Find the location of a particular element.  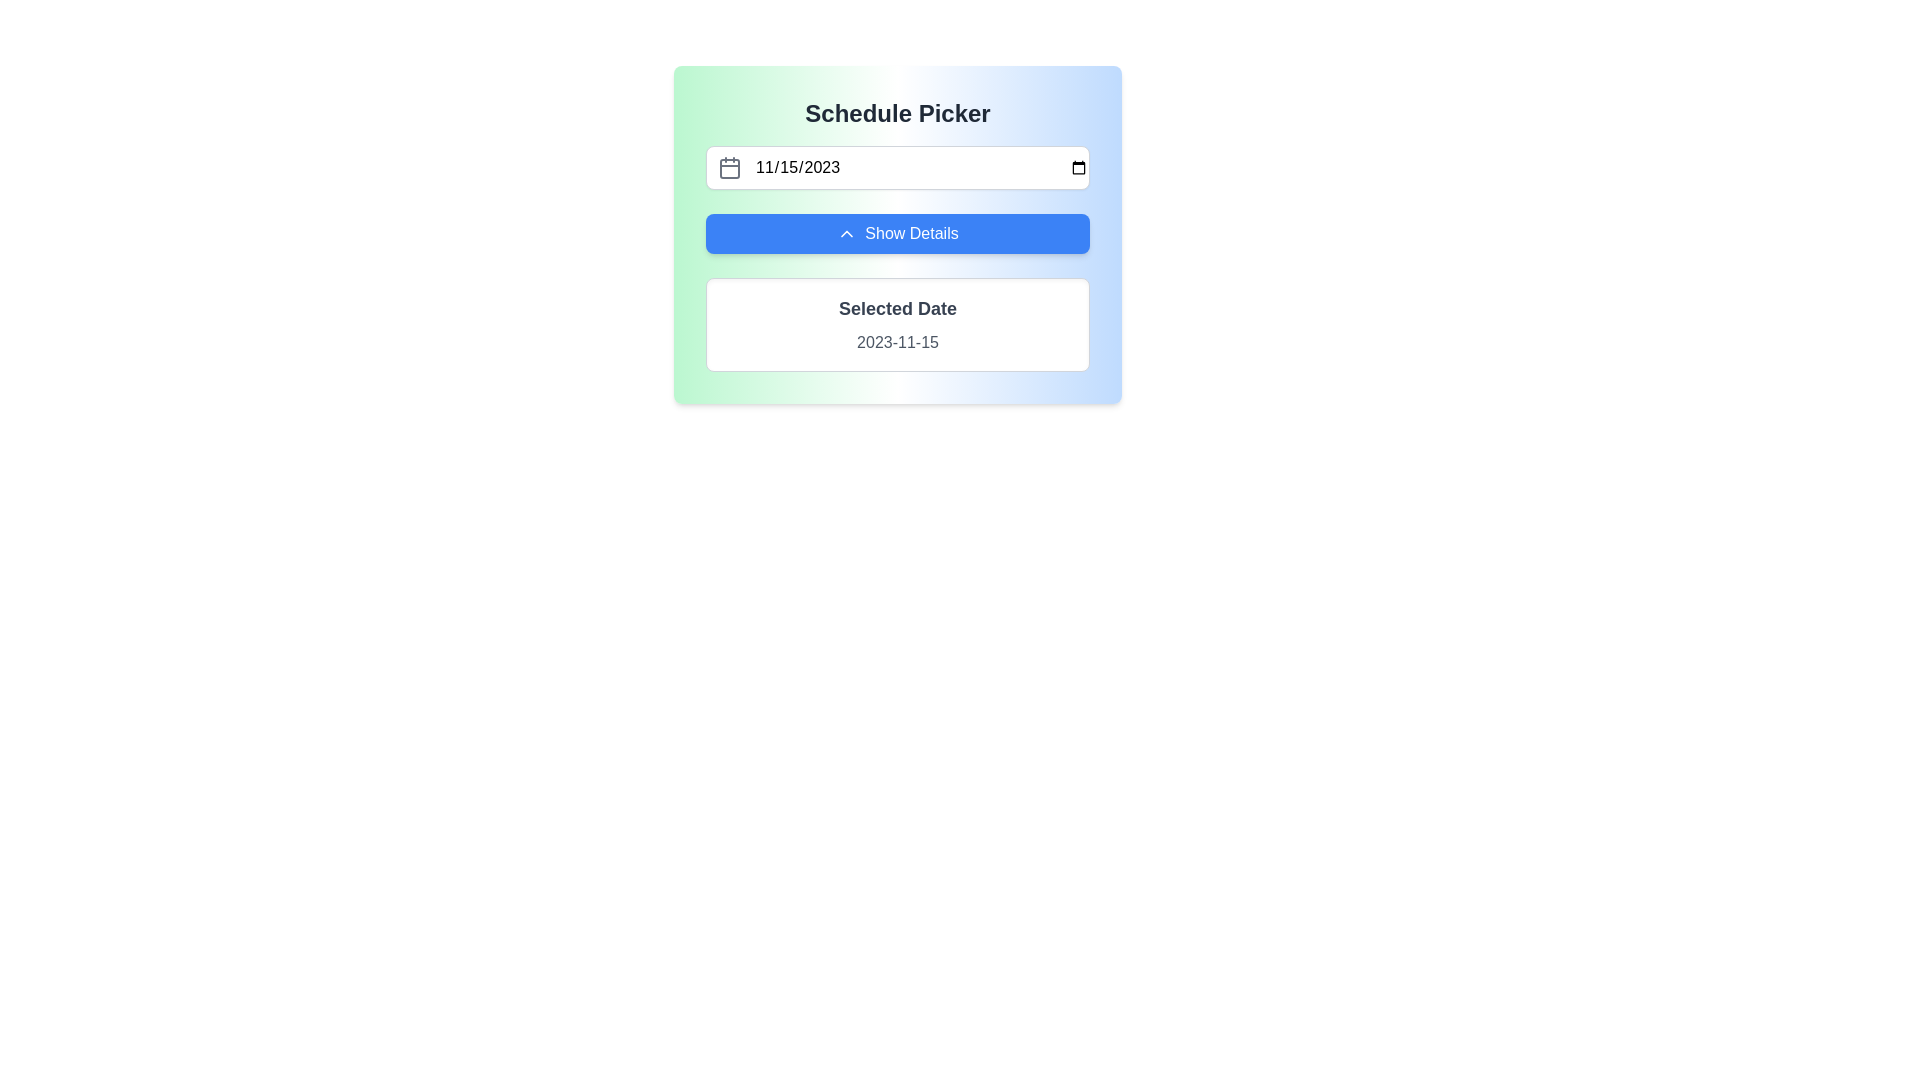

the text element displaying the date '2023-11-15', which is centered below the label 'Selected Date' in a white box is located at coordinates (896, 342).